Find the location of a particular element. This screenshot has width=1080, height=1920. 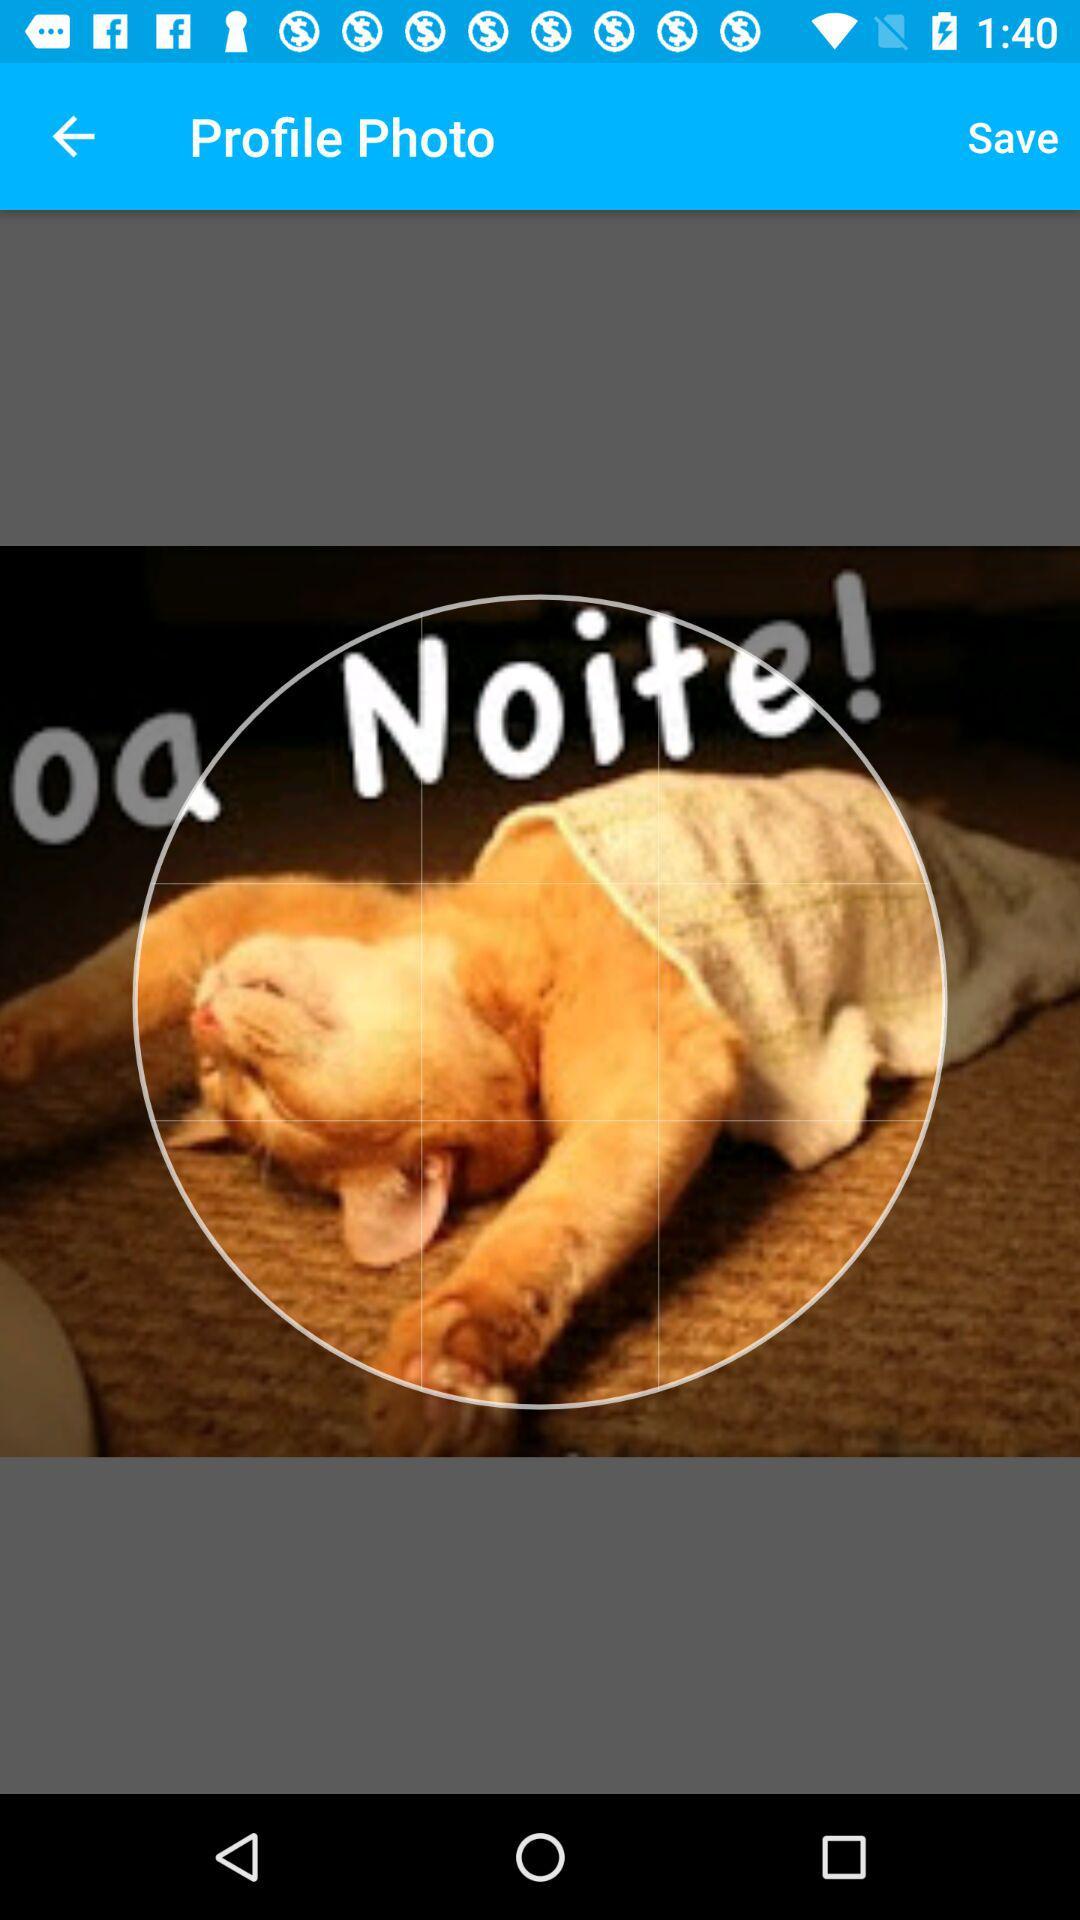

item next to profile photo icon is located at coordinates (1013, 135).